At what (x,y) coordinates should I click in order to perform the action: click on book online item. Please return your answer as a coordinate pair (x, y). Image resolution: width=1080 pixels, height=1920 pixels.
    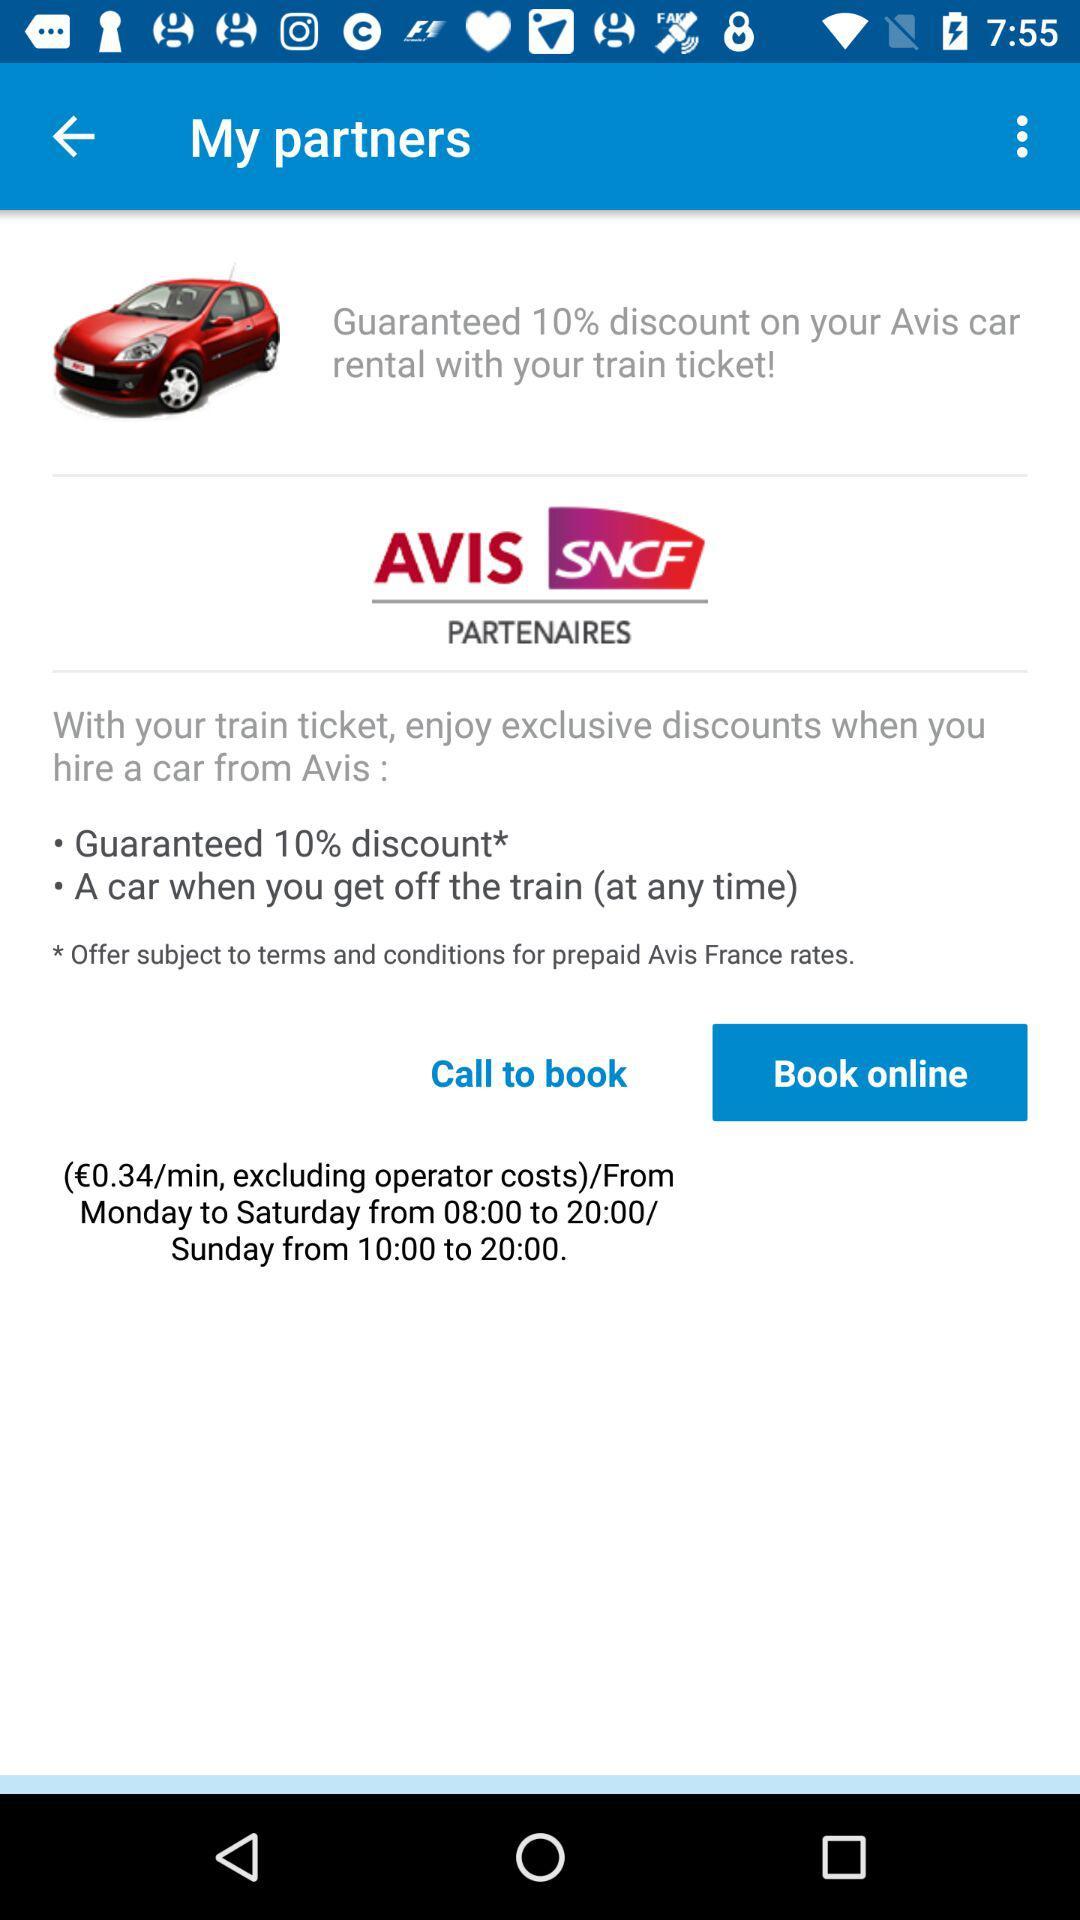
    Looking at the image, I should click on (869, 1071).